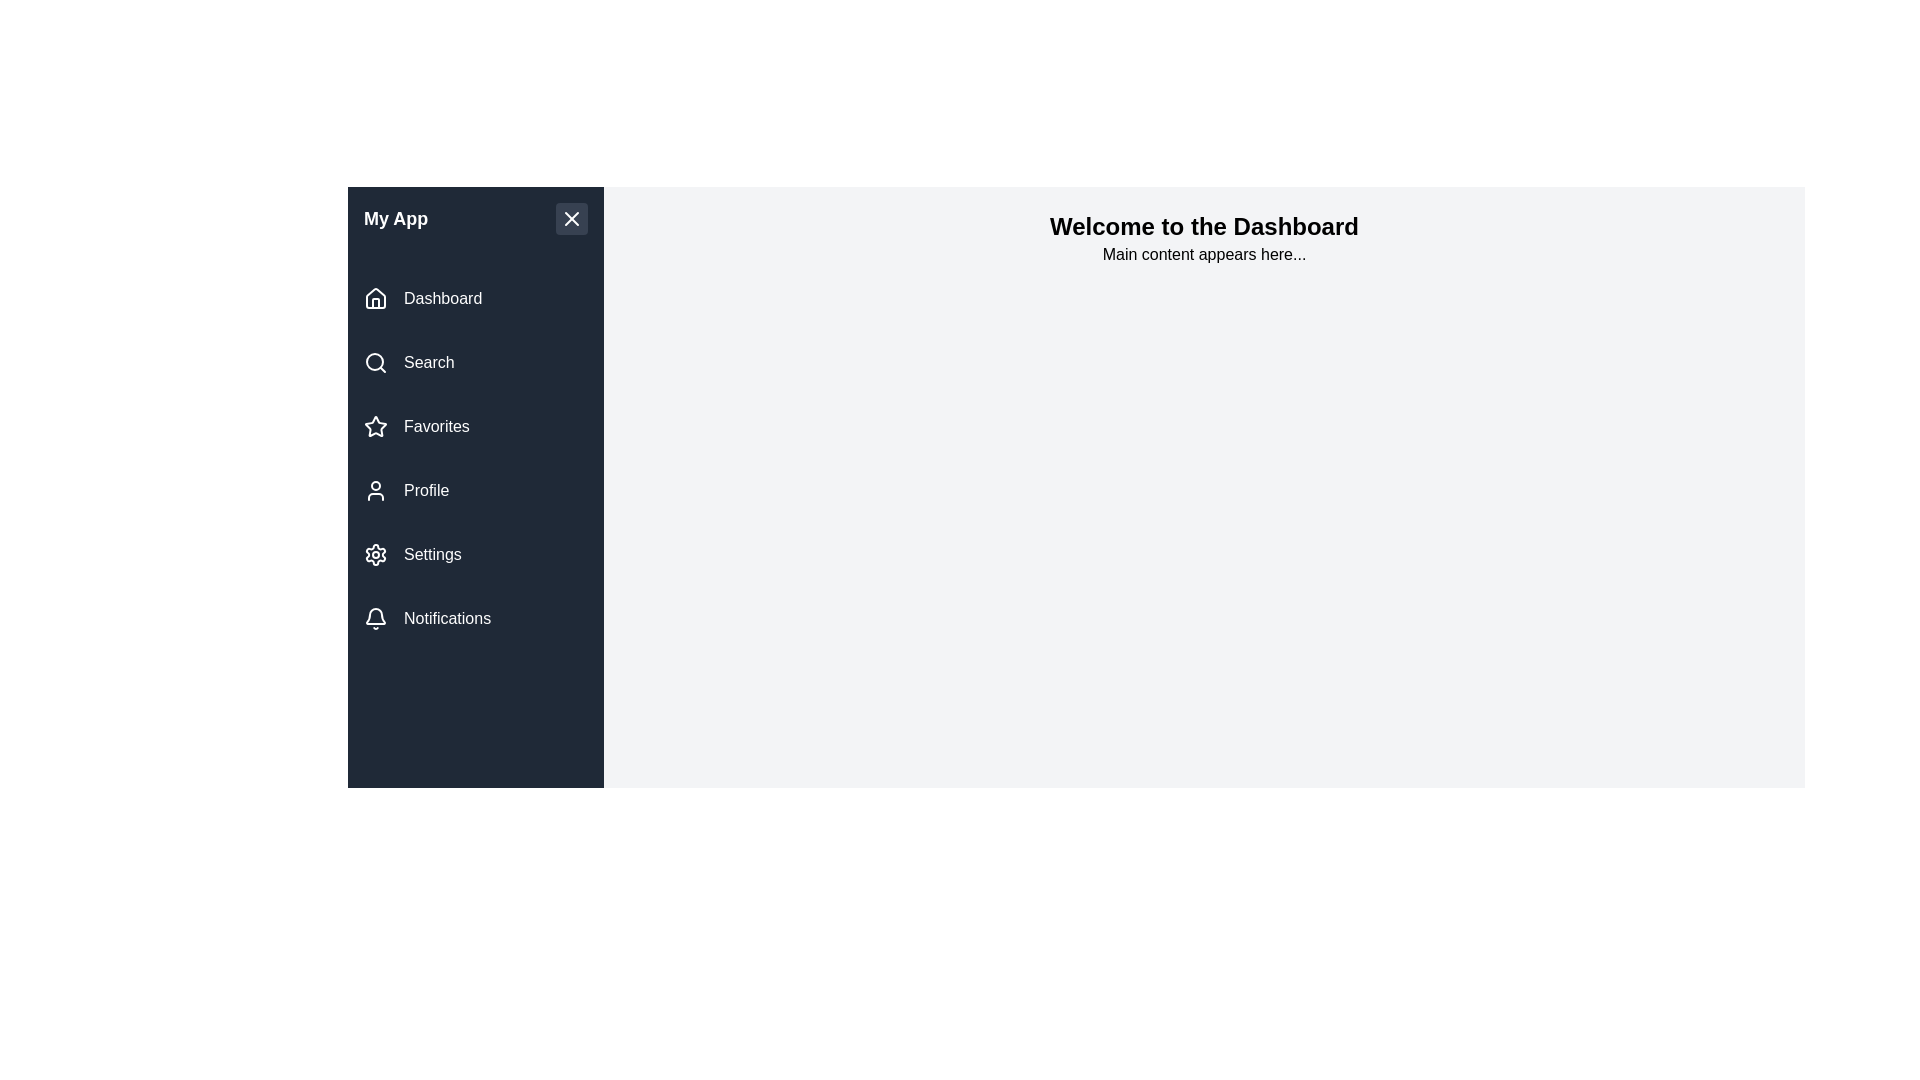 The height and width of the screenshot is (1080, 1920). I want to click on the navigation link labeled Search, so click(474, 362).